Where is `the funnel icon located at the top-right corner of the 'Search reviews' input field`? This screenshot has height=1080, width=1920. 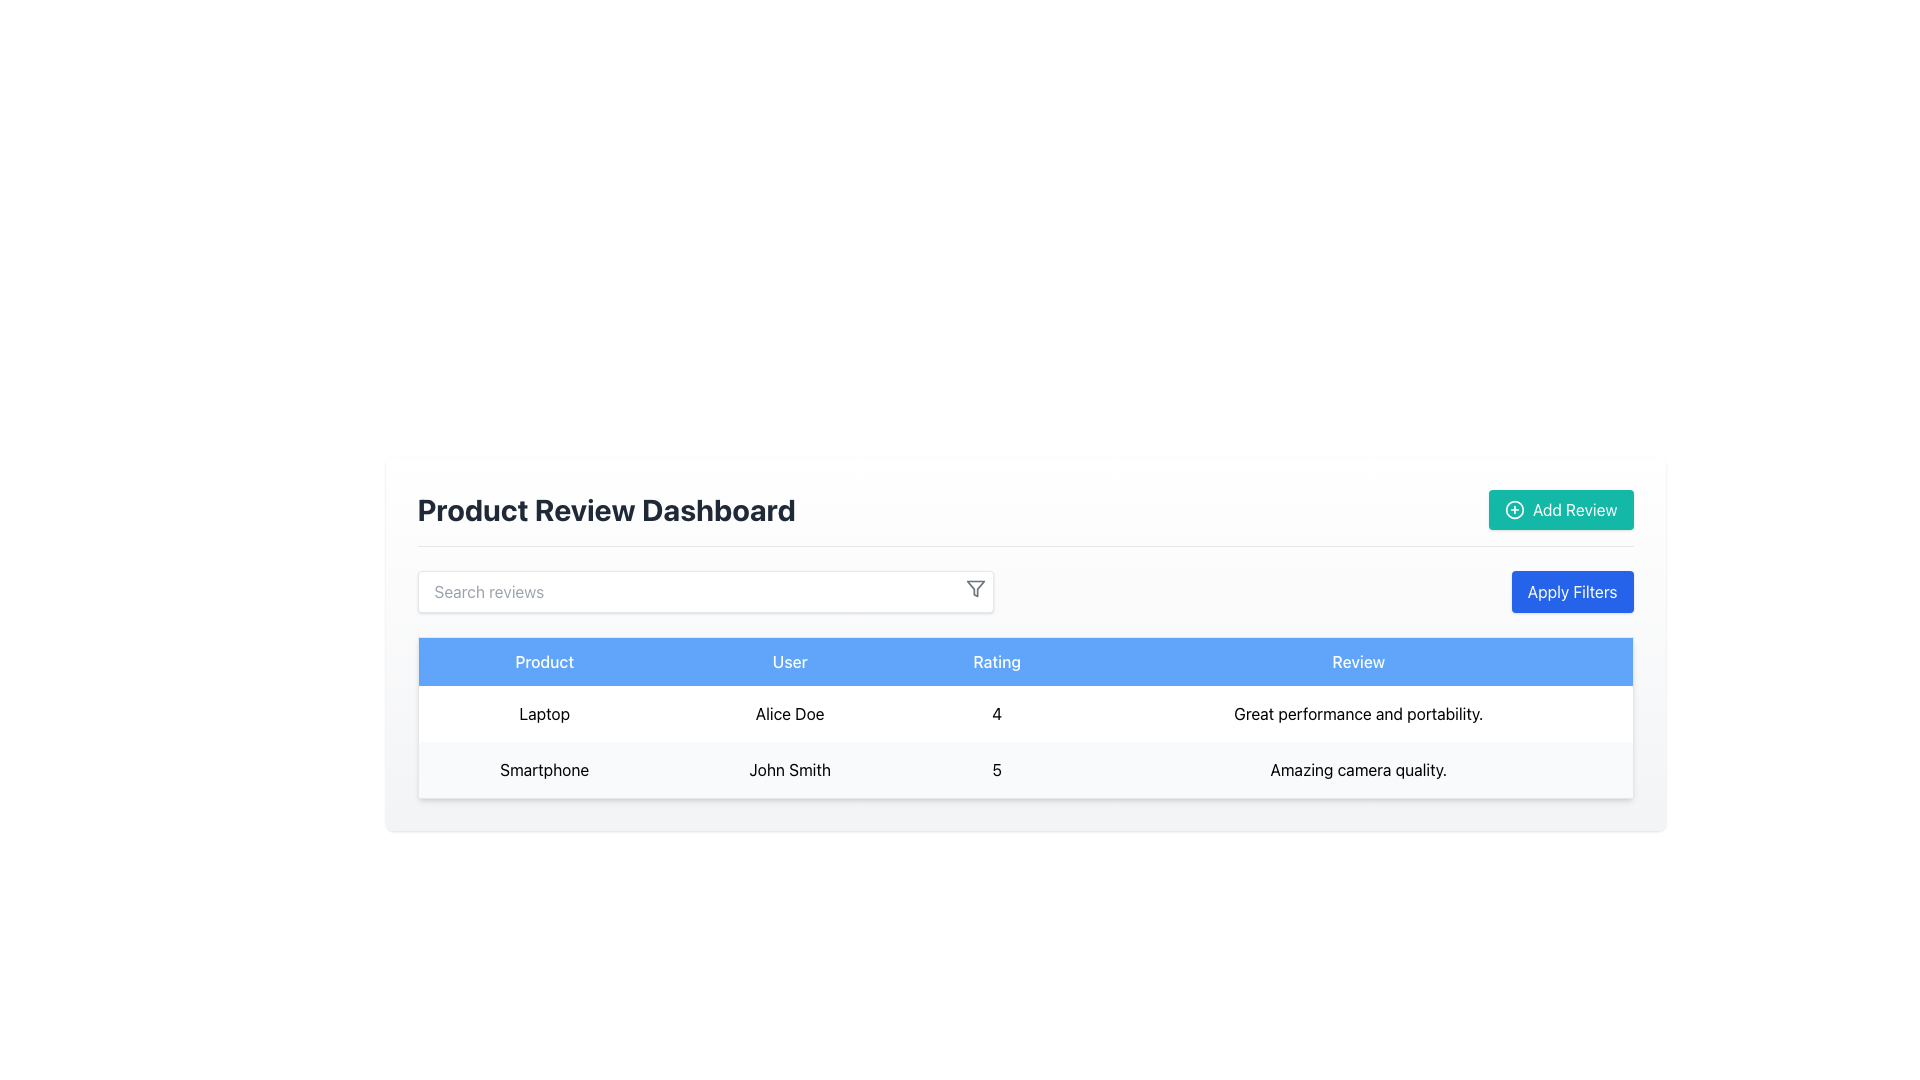
the funnel icon located at the top-right corner of the 'Search reviews' input field is located at coordinates (975, 588).